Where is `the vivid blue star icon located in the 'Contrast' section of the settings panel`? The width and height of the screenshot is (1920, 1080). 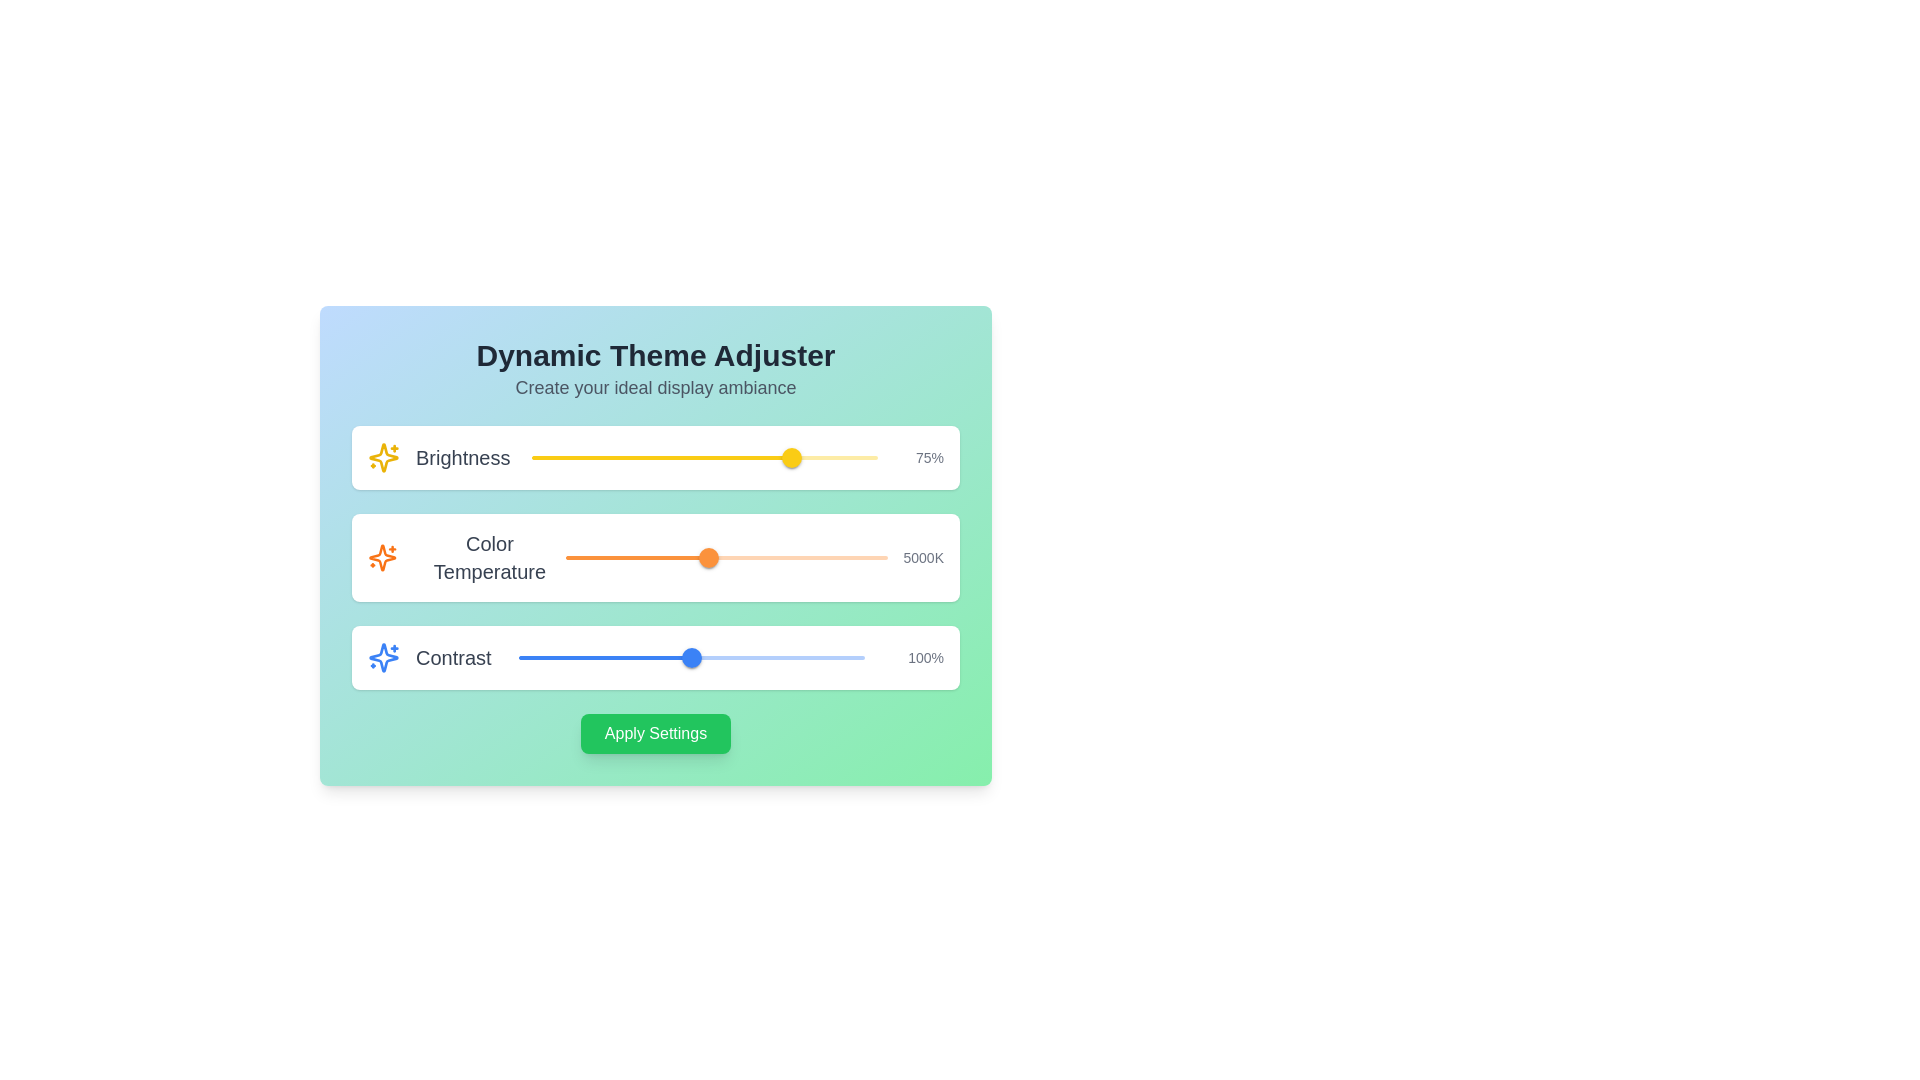
the vivid blue star icon located in the 'Contrast' section of the settings panel is located at coordinates (384, 658).